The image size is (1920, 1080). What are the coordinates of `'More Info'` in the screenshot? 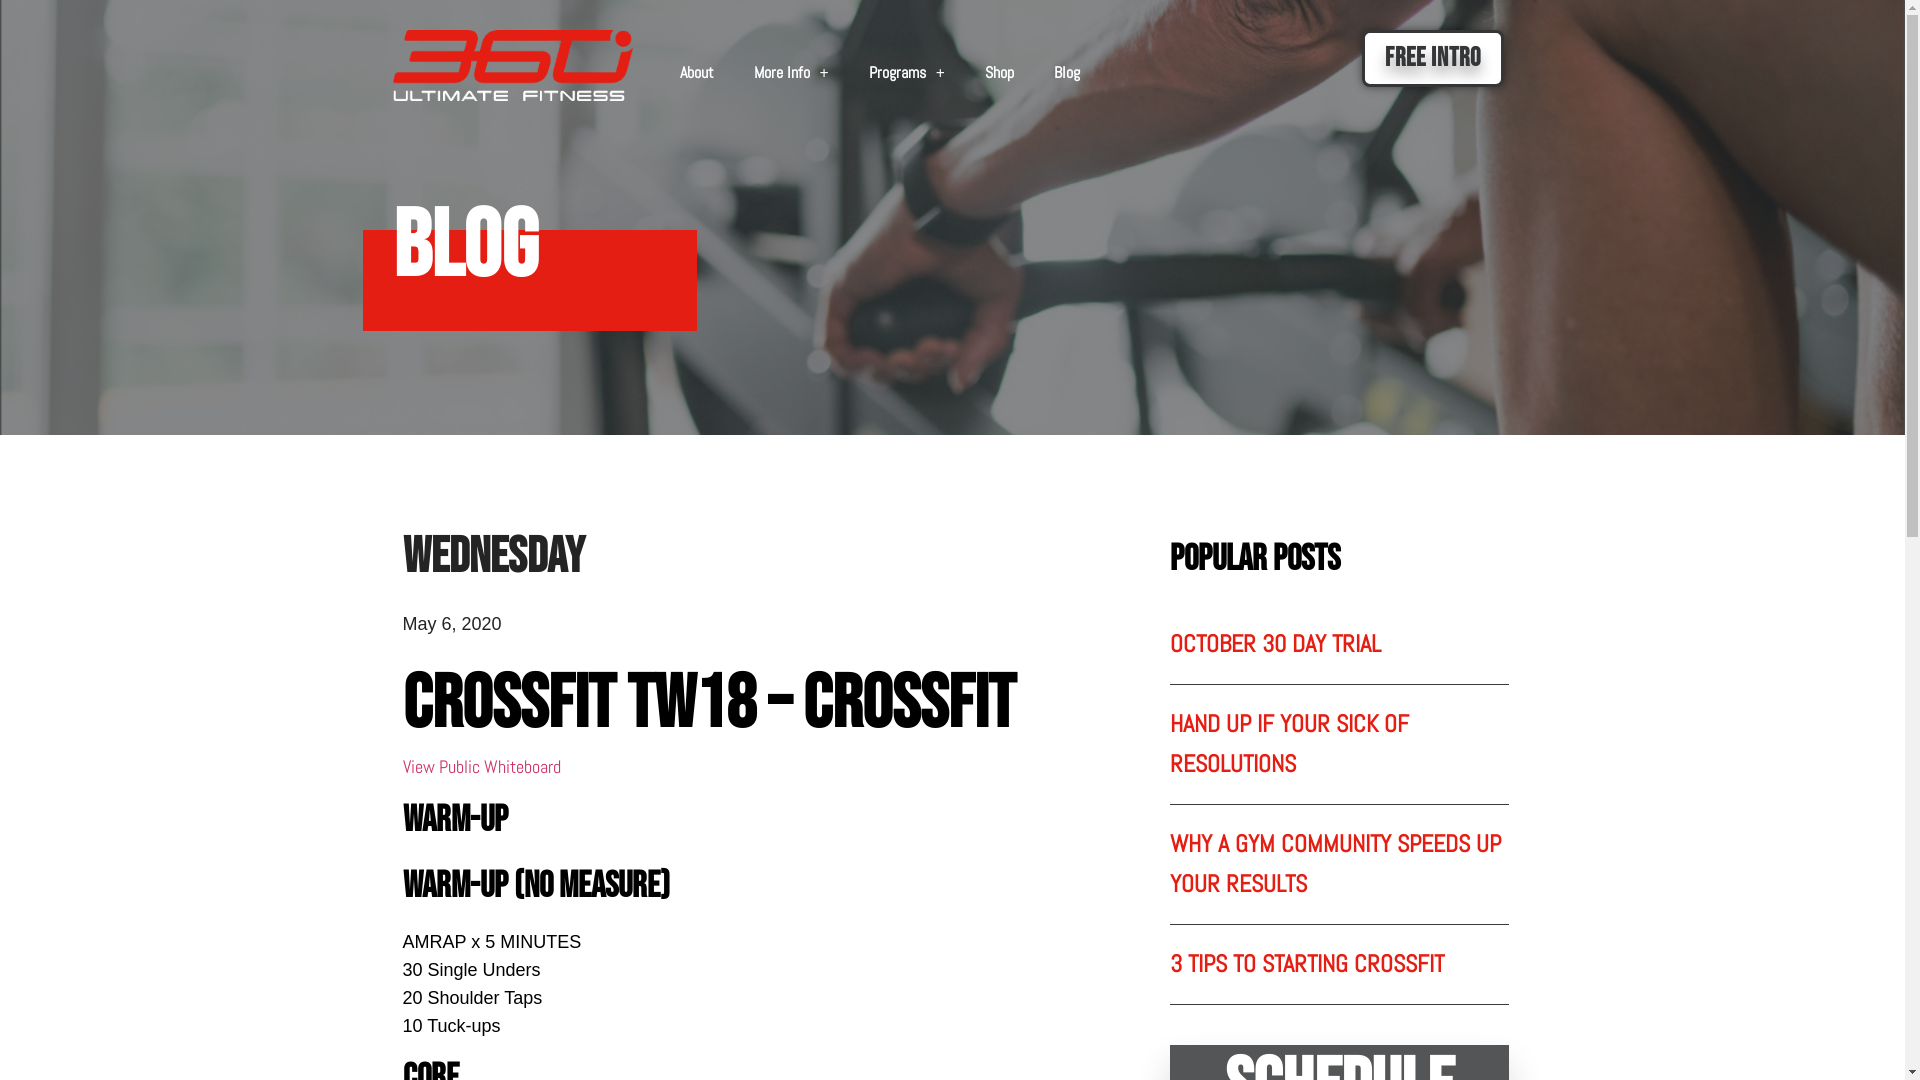 It's located at (733, 72).